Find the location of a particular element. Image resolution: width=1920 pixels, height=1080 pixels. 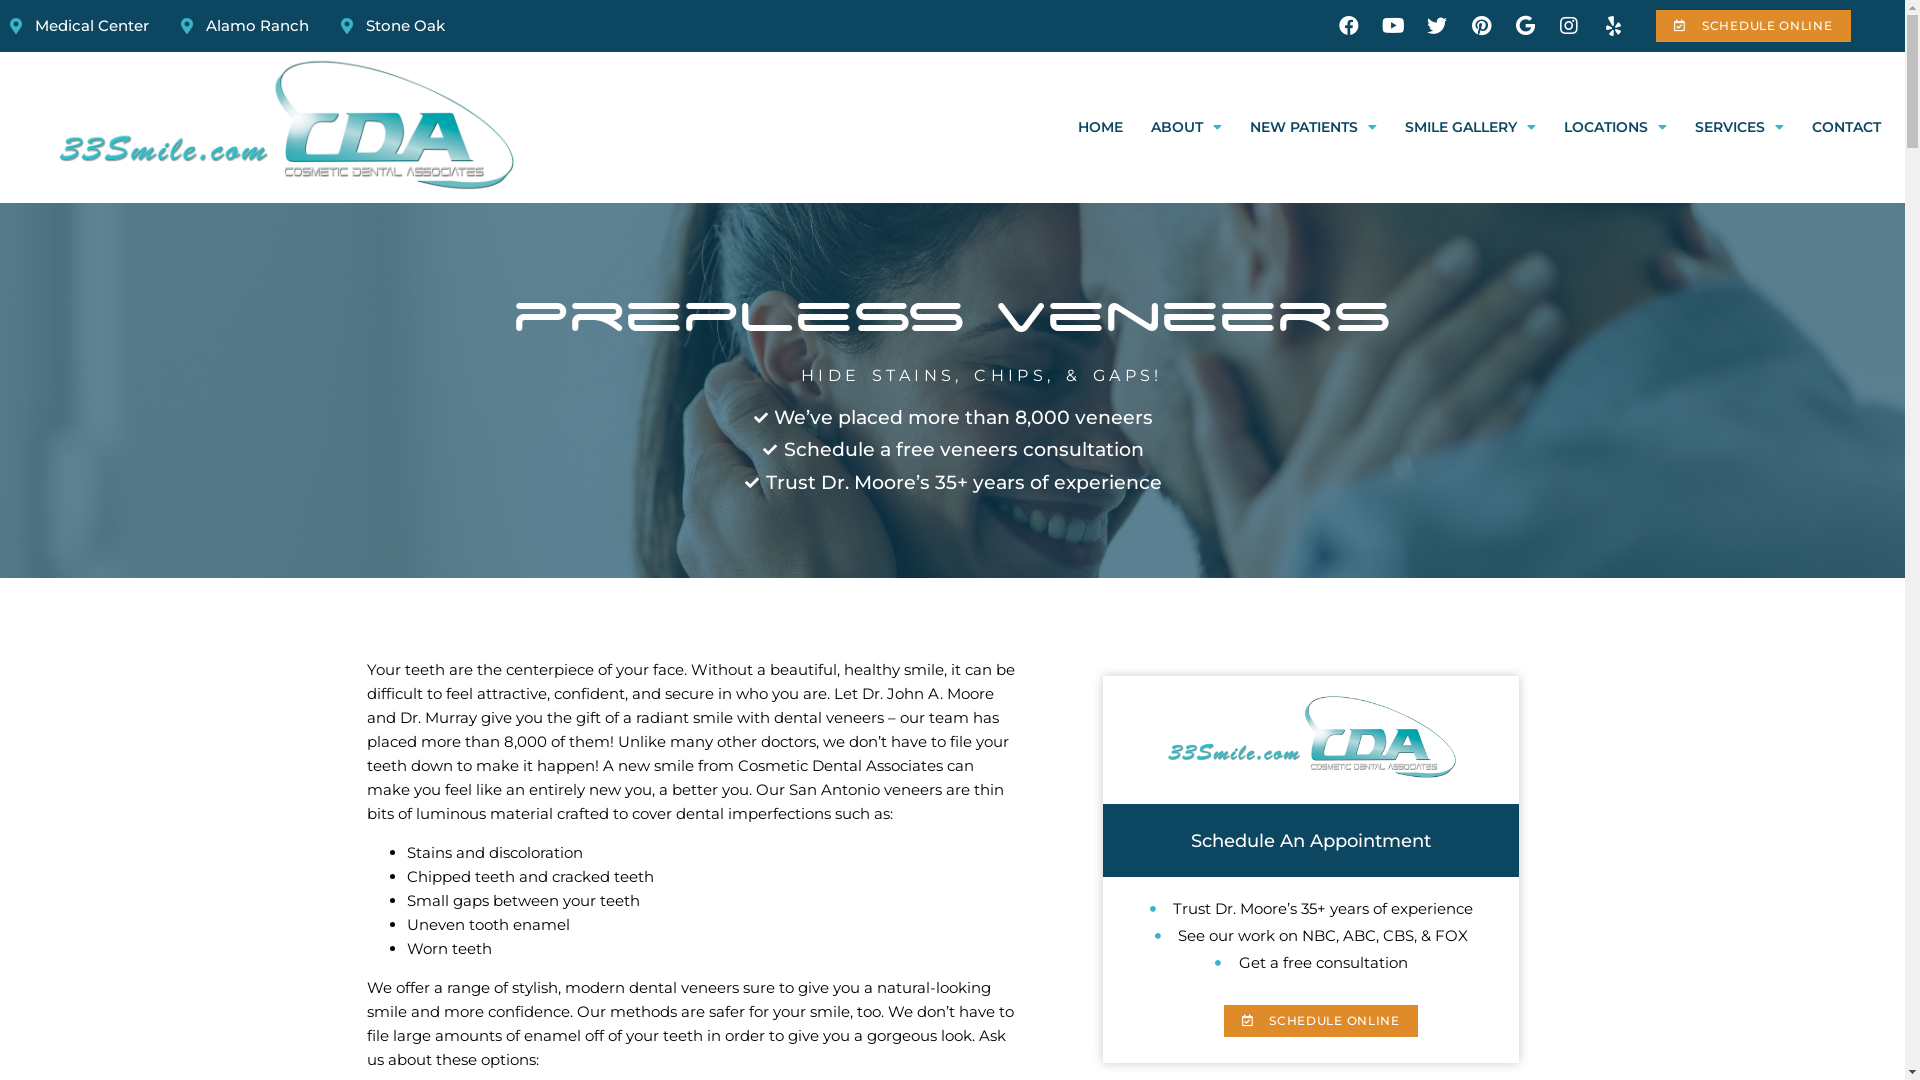

'SMILE GALLERY' is located at coordinates (1470, 127).